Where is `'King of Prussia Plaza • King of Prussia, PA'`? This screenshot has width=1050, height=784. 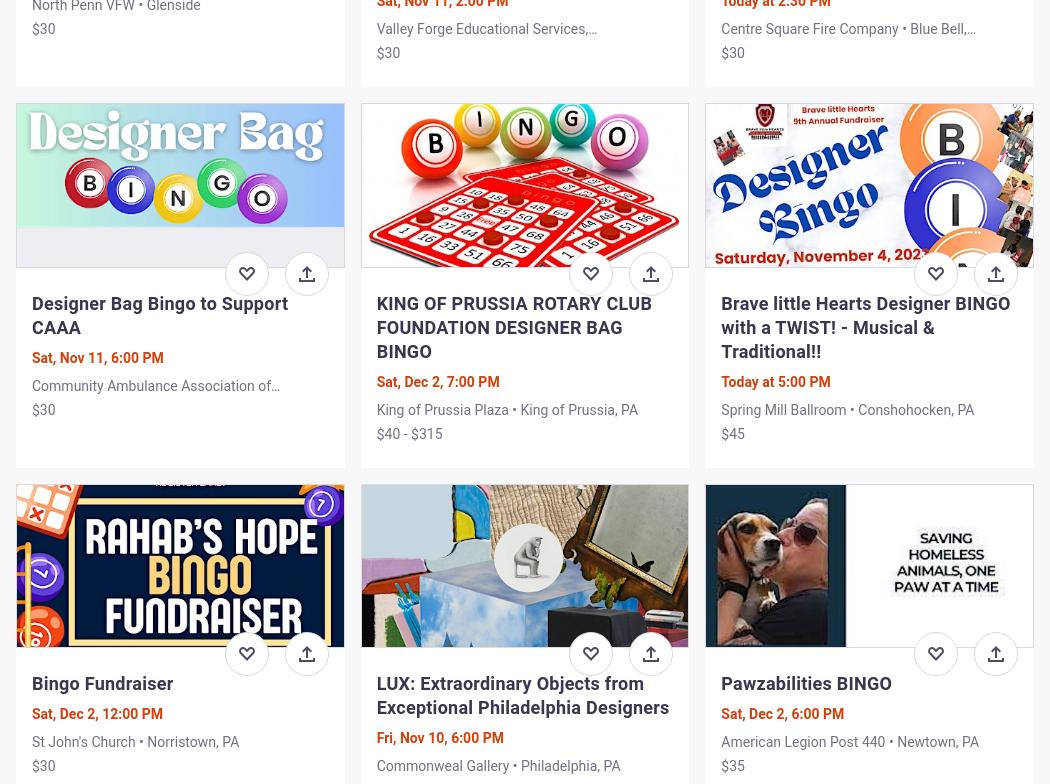
'King of Prussia Plaza • King of Prussia, PA' is located at coordinates (506, 408).